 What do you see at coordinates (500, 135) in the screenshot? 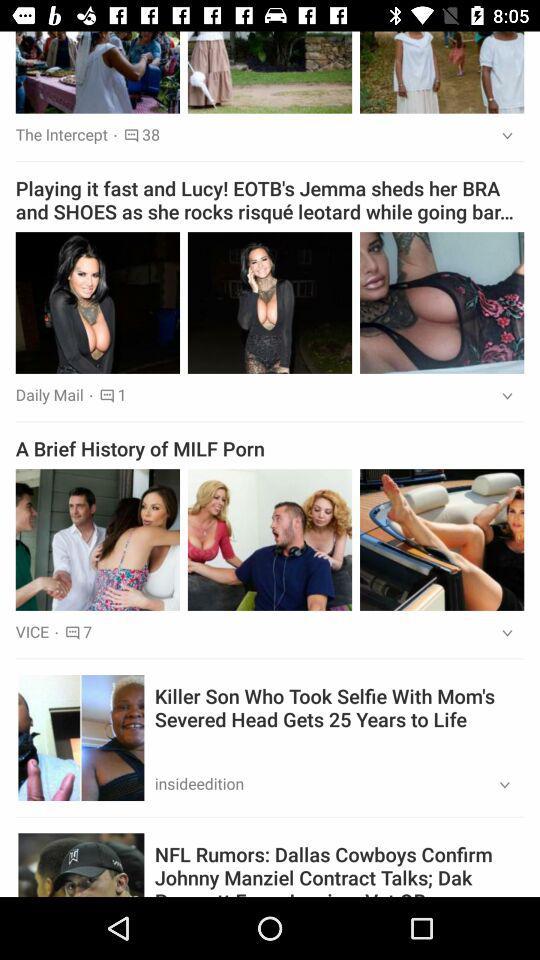
I see `the app above the playing it fast` at bounding box center [500, 135].